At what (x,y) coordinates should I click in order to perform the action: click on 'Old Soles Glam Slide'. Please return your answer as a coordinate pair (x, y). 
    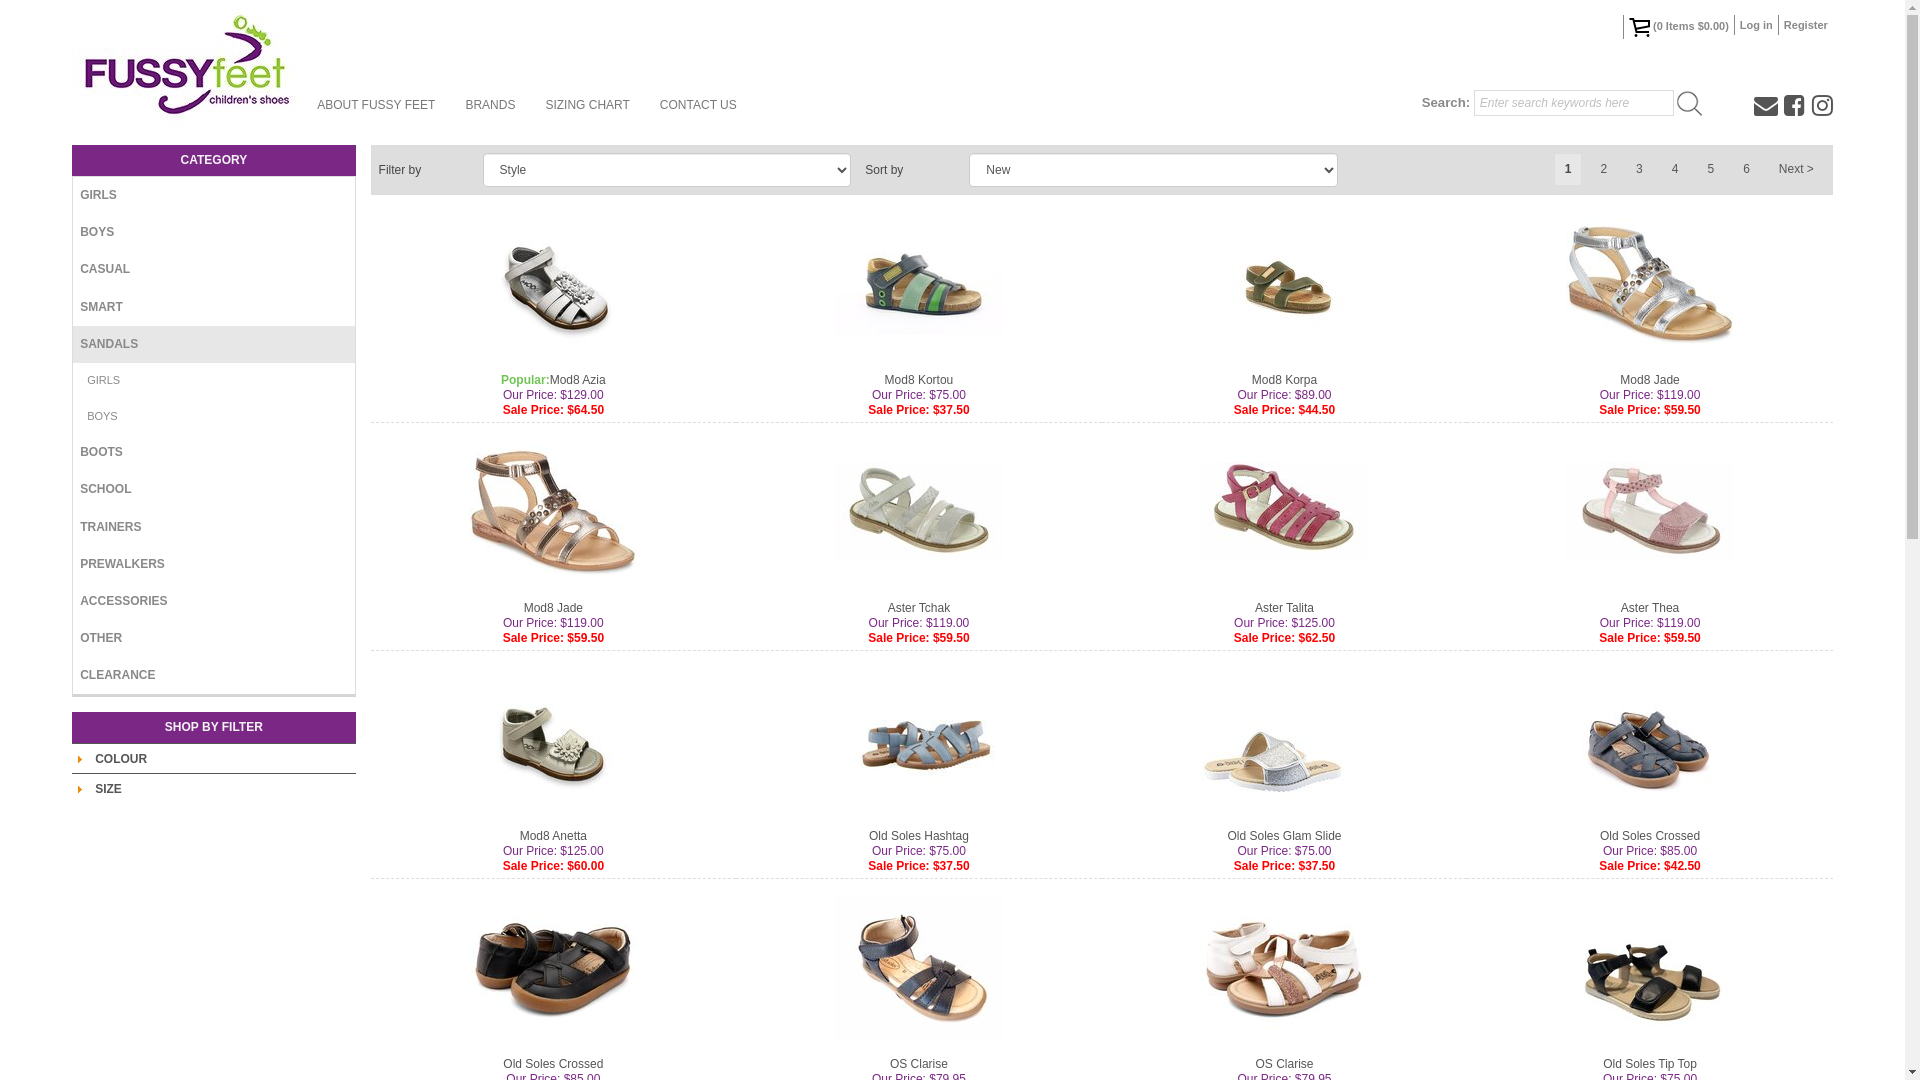
    Looking at the image, I should click on (1283, 836).